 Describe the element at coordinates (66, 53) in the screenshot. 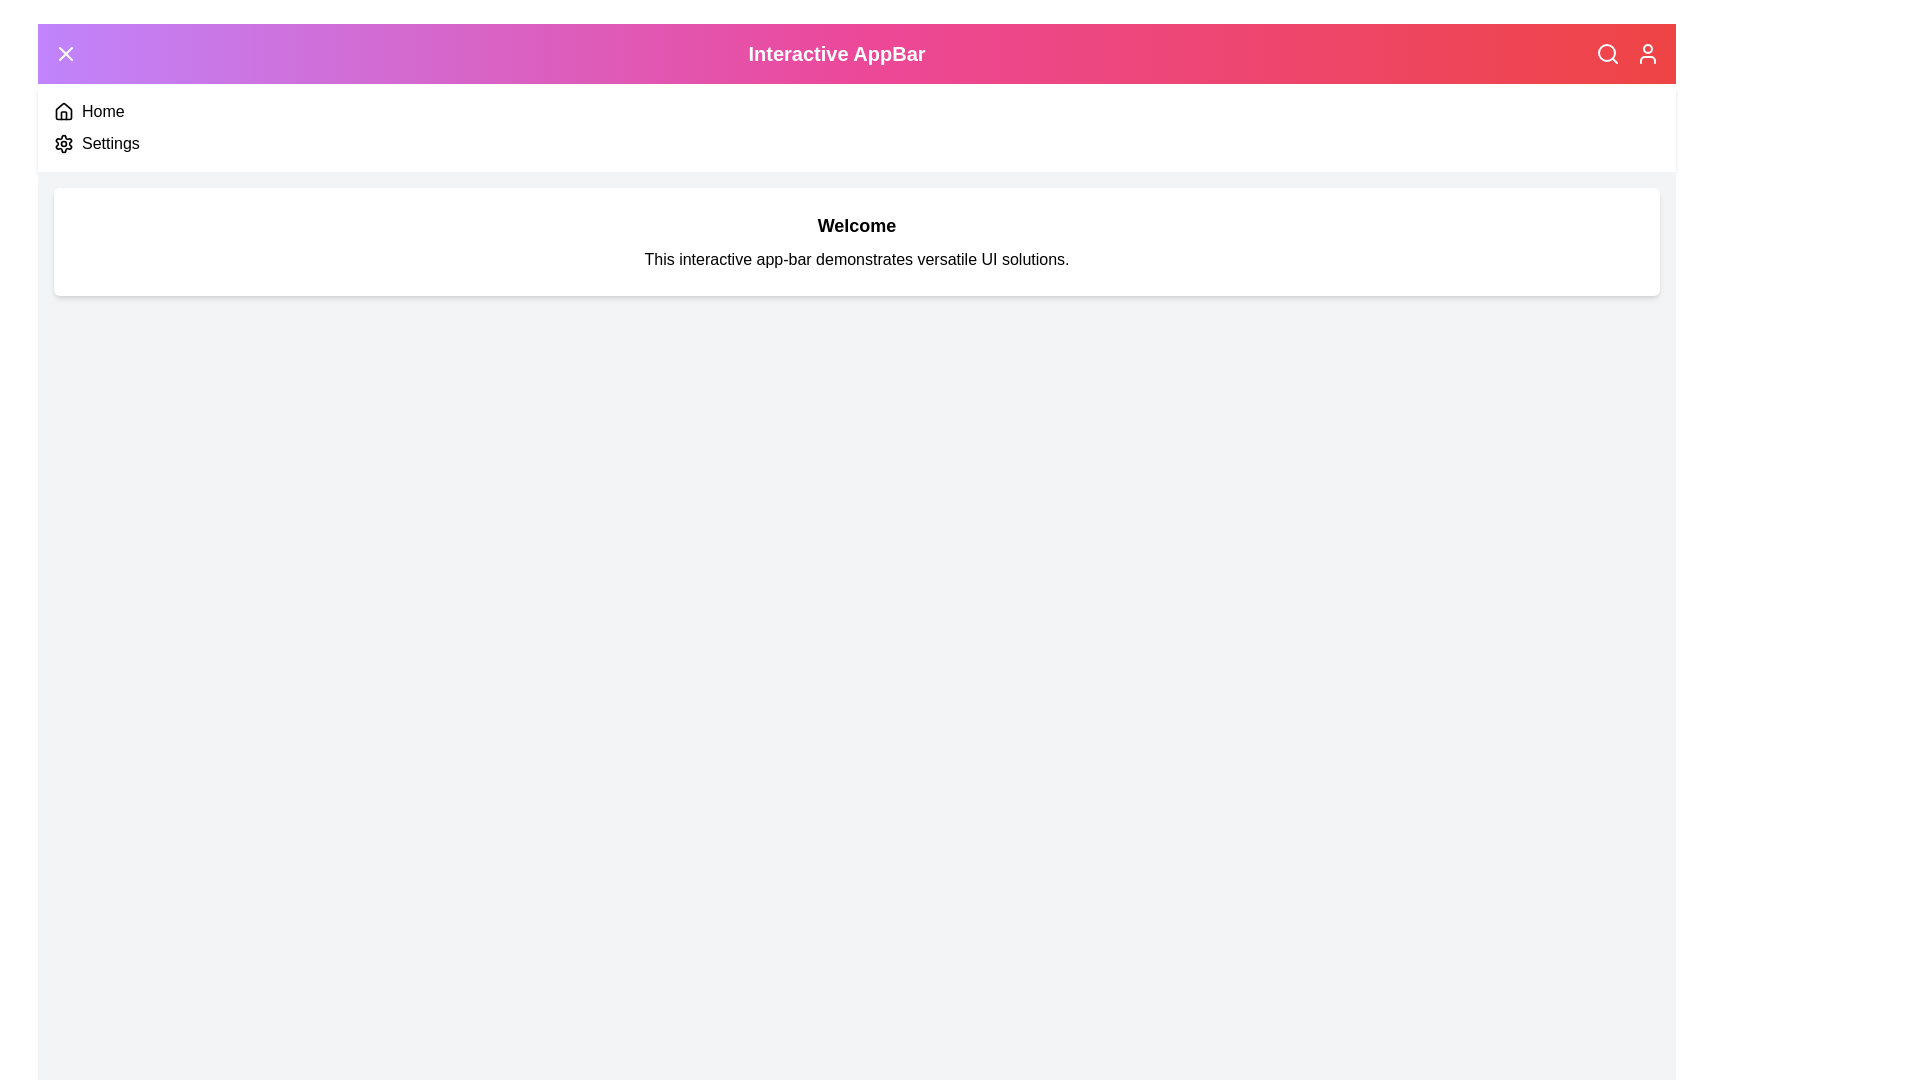

I see `the menu toggle button to toggle the menu open/close state` at that location.